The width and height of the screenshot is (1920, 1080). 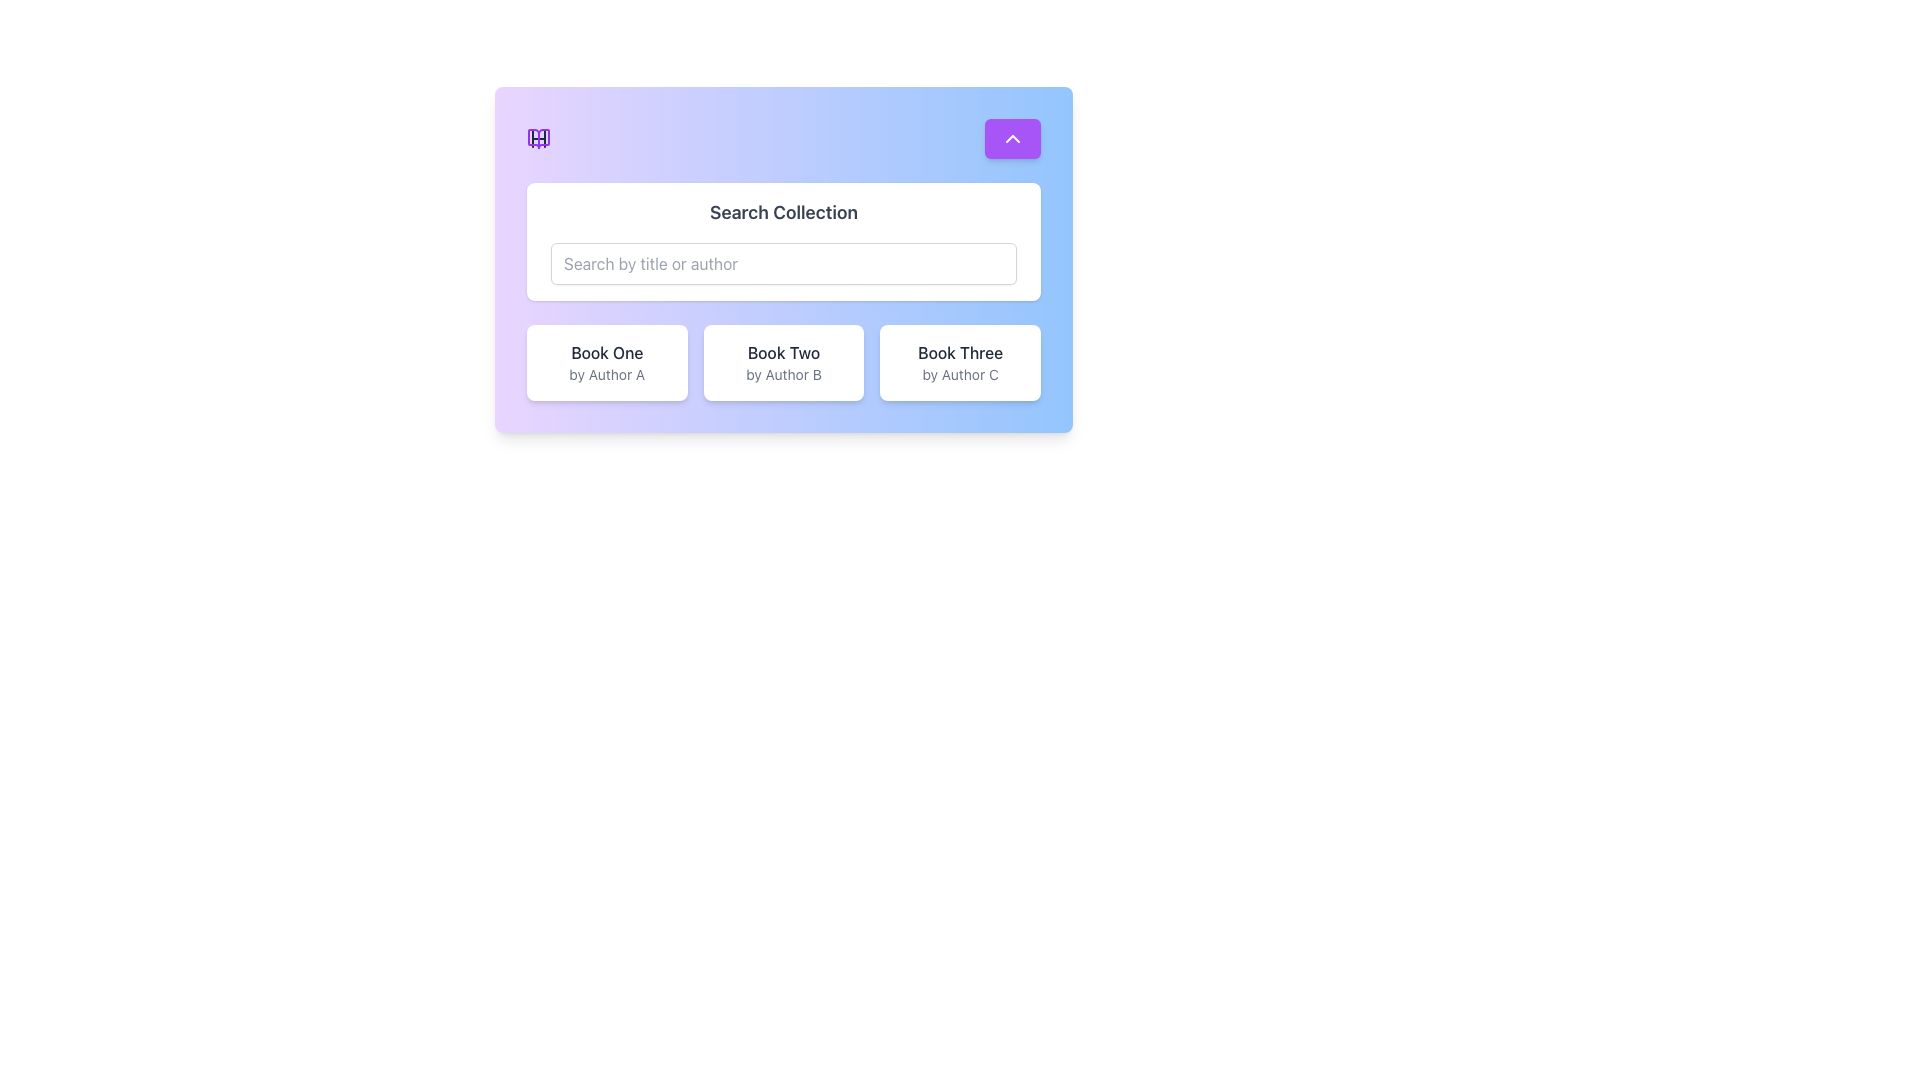 I want to click on the title text element of the book card, which is positioned in a white, rounded rectangle above the author text 'by Author A', so click(x=606, y=352).